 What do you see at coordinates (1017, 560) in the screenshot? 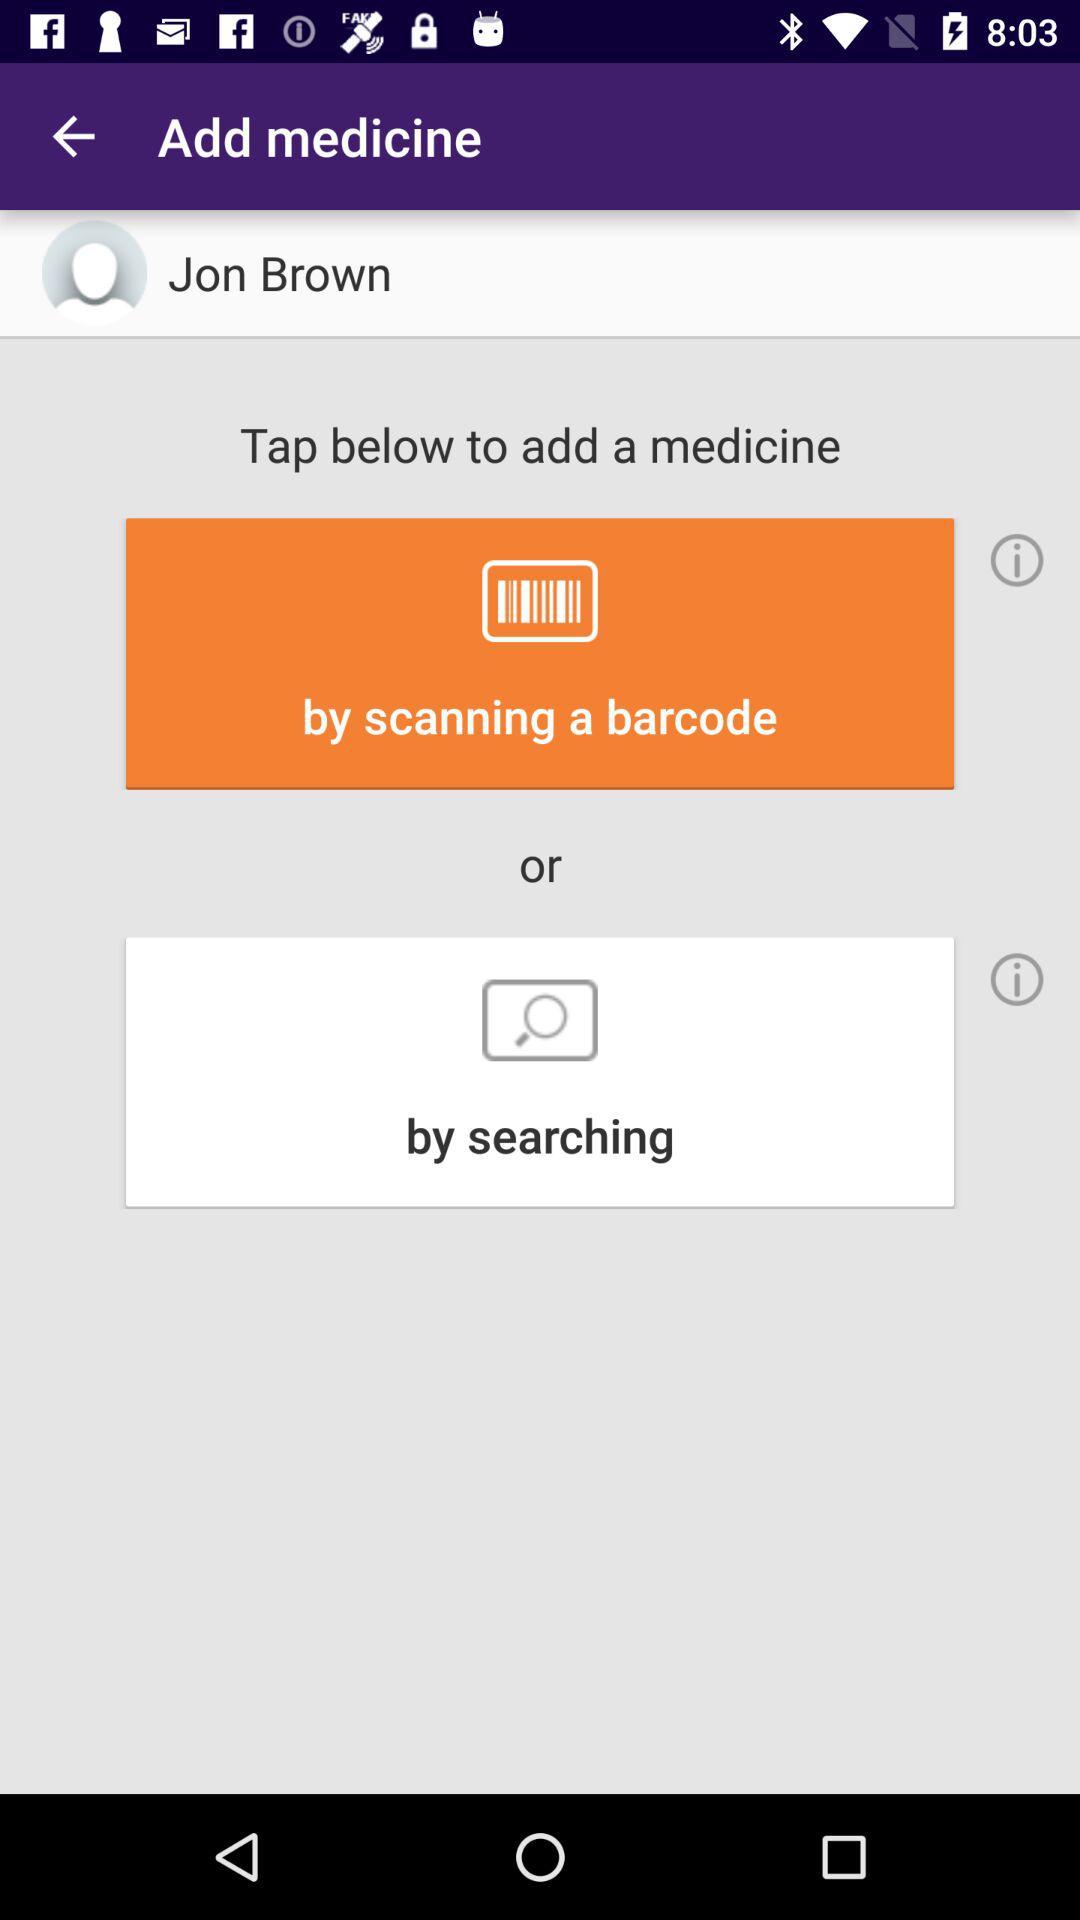
I see `get more information` at bounding box center [1017, 560].